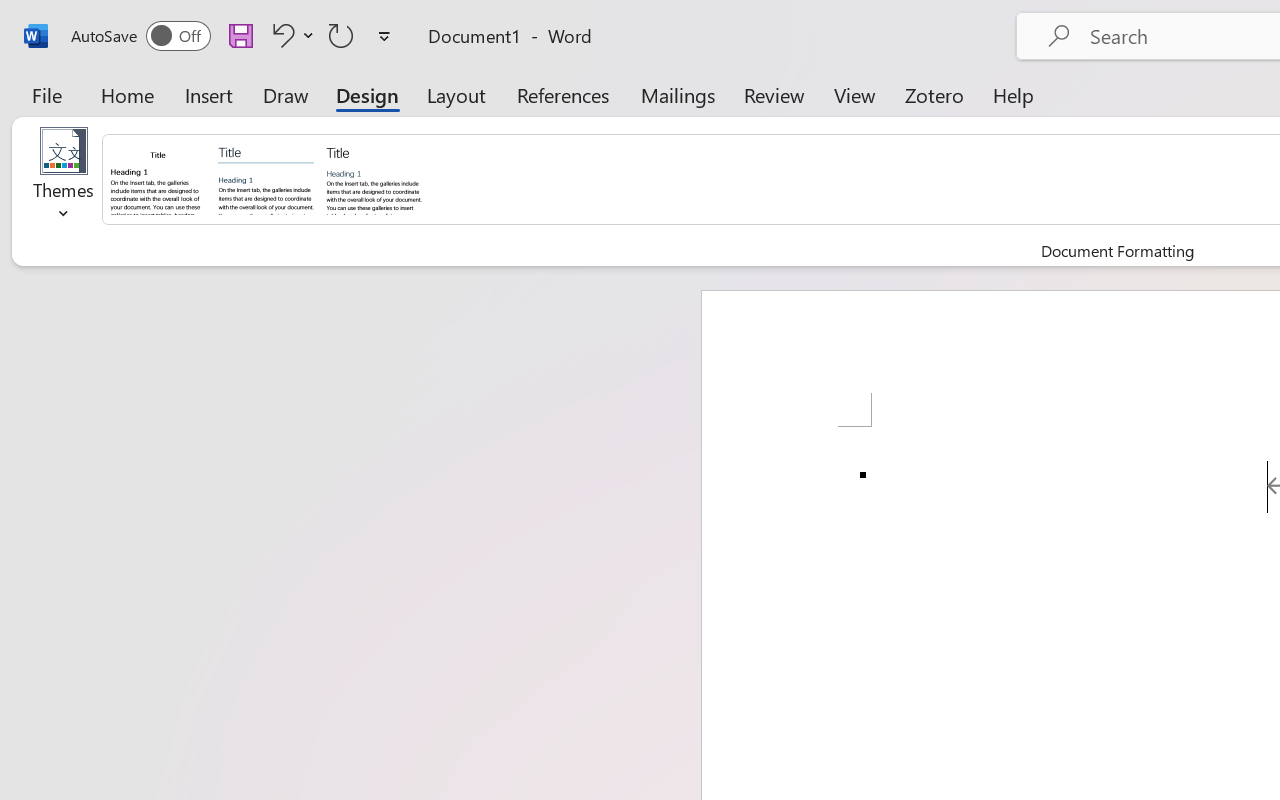 This screenshot has width=1280, height=800. I want to click on 'Themes', so click(64, 179).